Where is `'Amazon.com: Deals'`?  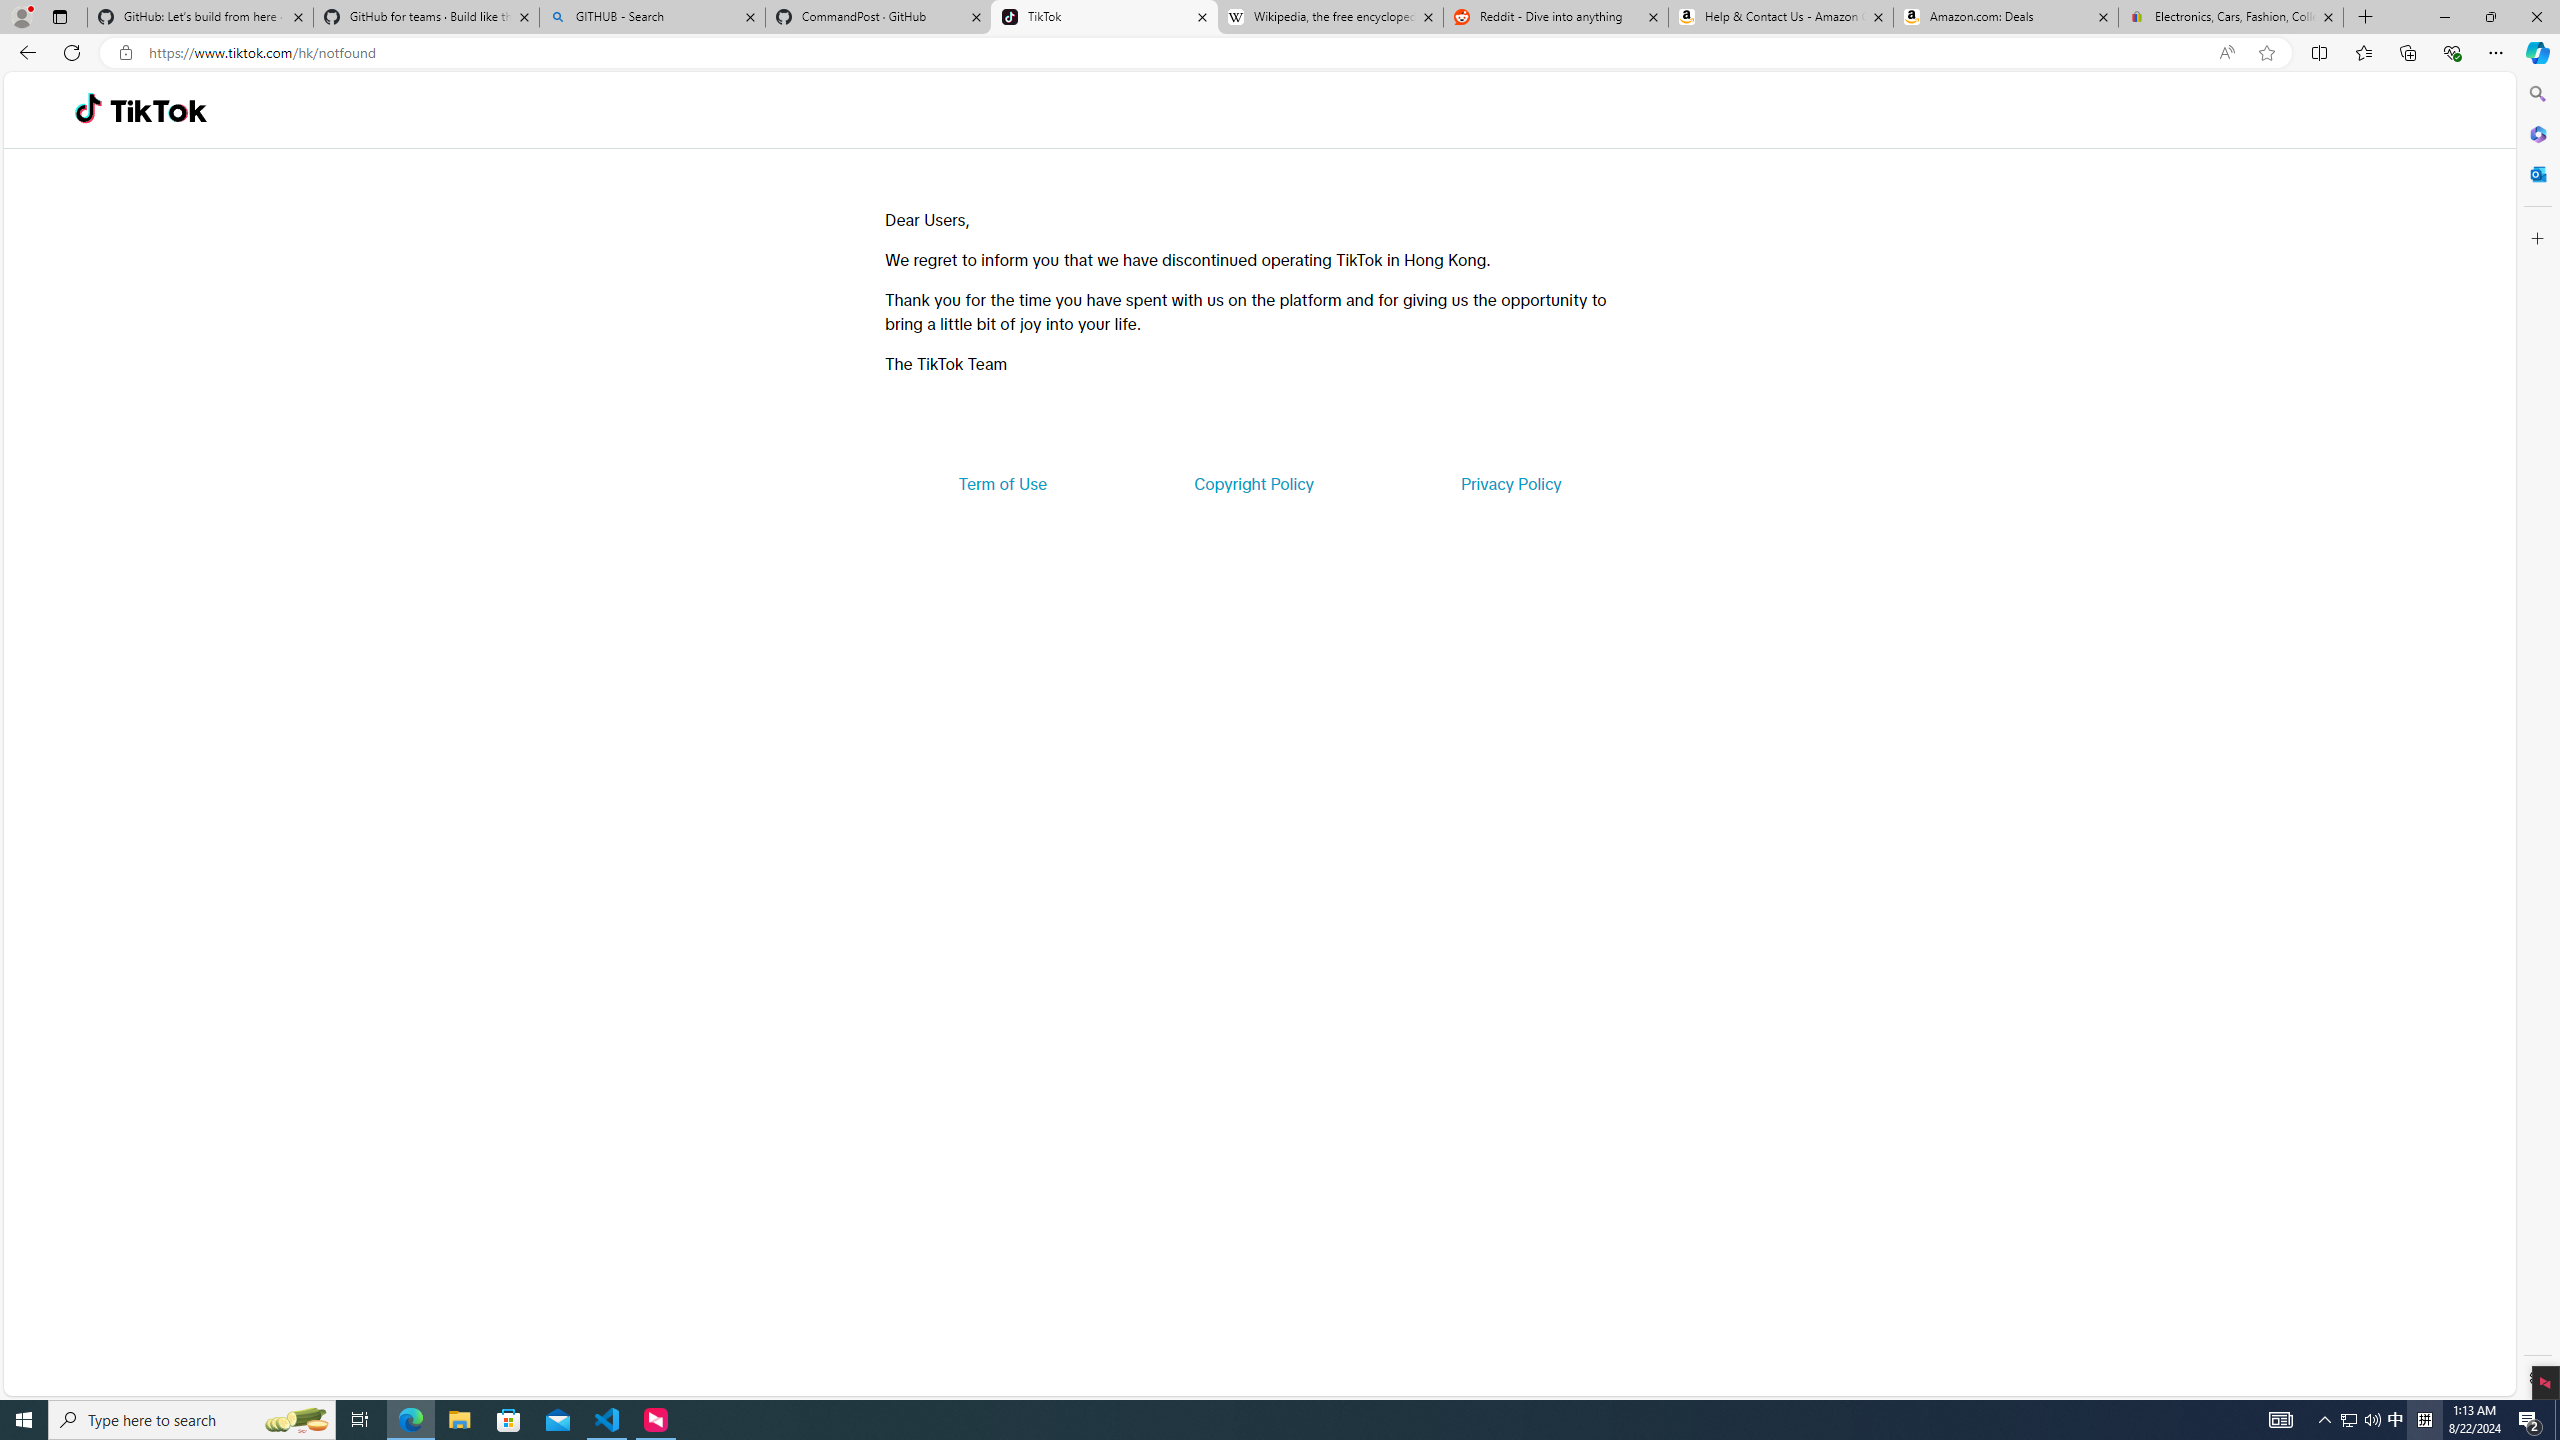
'Amazon.com: Deals' is located at coordinates (2005, 16).